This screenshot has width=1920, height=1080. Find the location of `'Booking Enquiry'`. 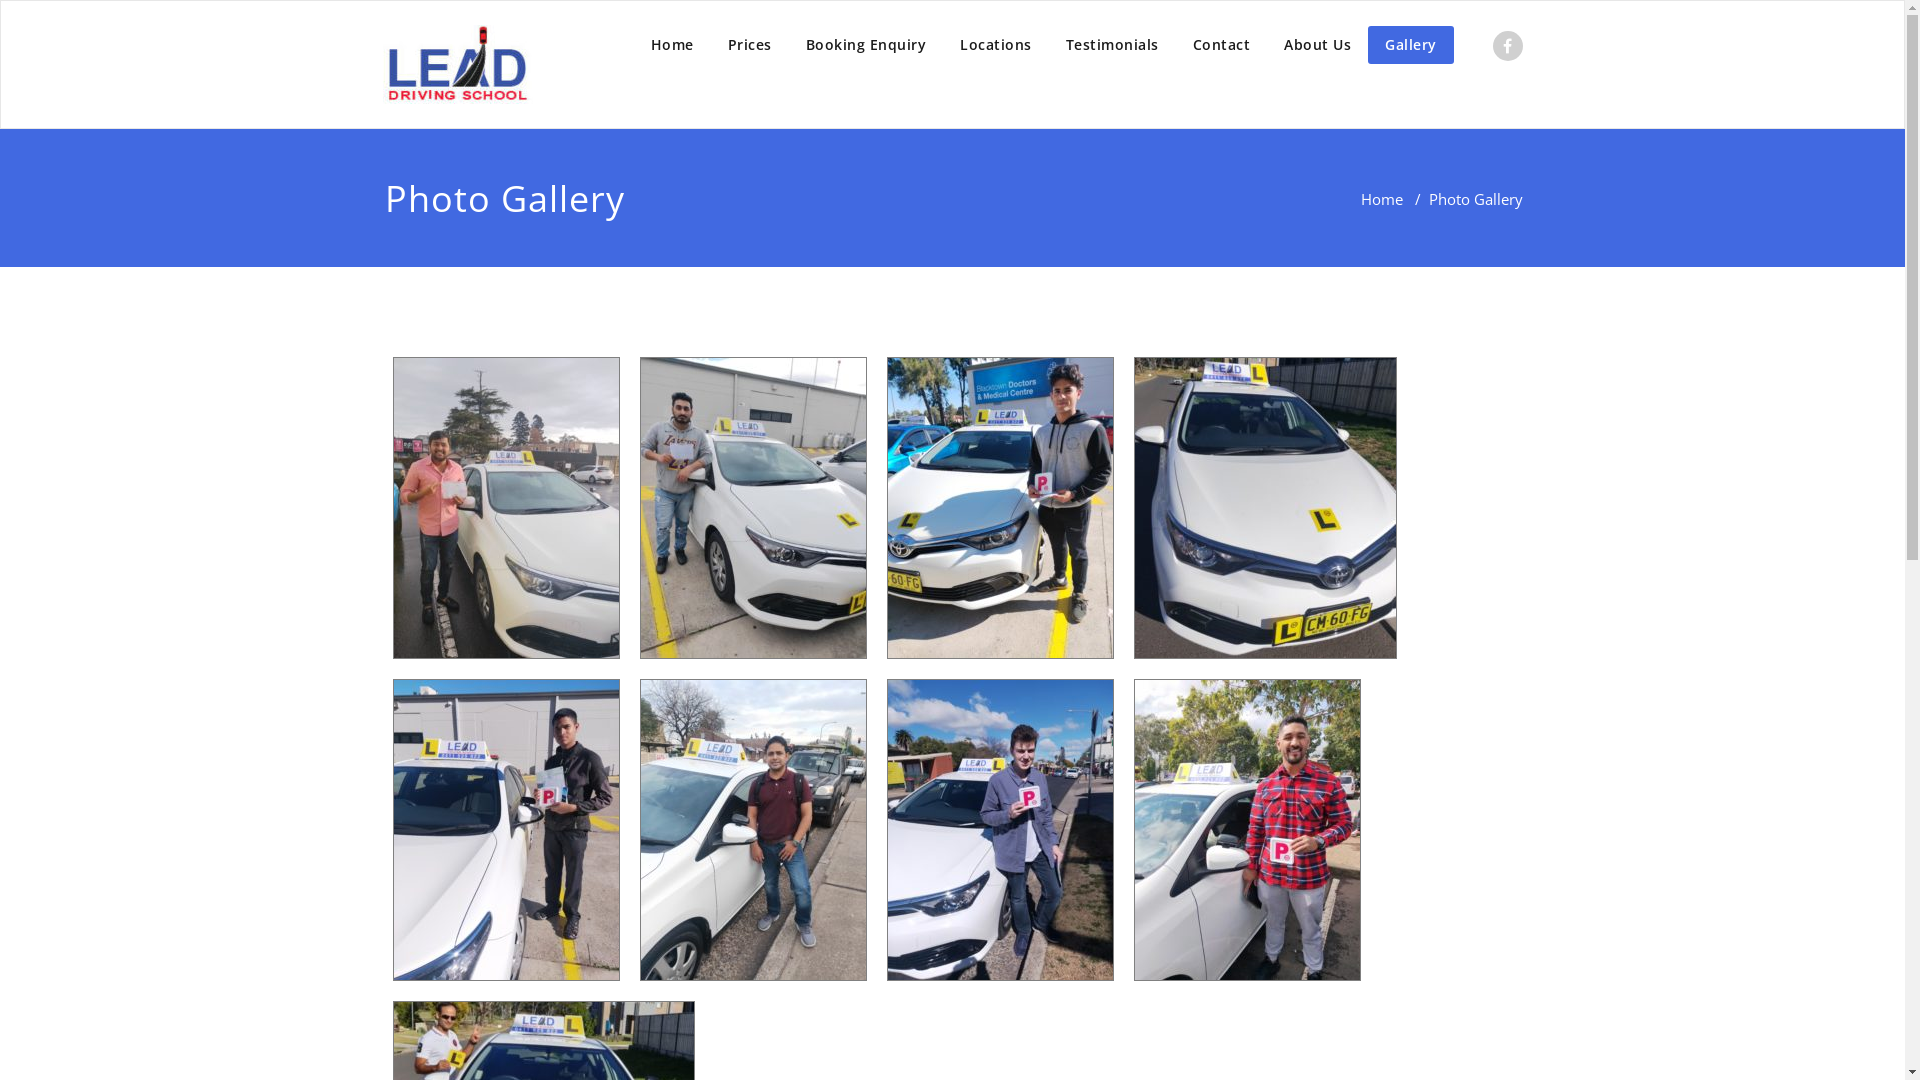

'Booking Enquiry' is located at coordinates (786, 45).